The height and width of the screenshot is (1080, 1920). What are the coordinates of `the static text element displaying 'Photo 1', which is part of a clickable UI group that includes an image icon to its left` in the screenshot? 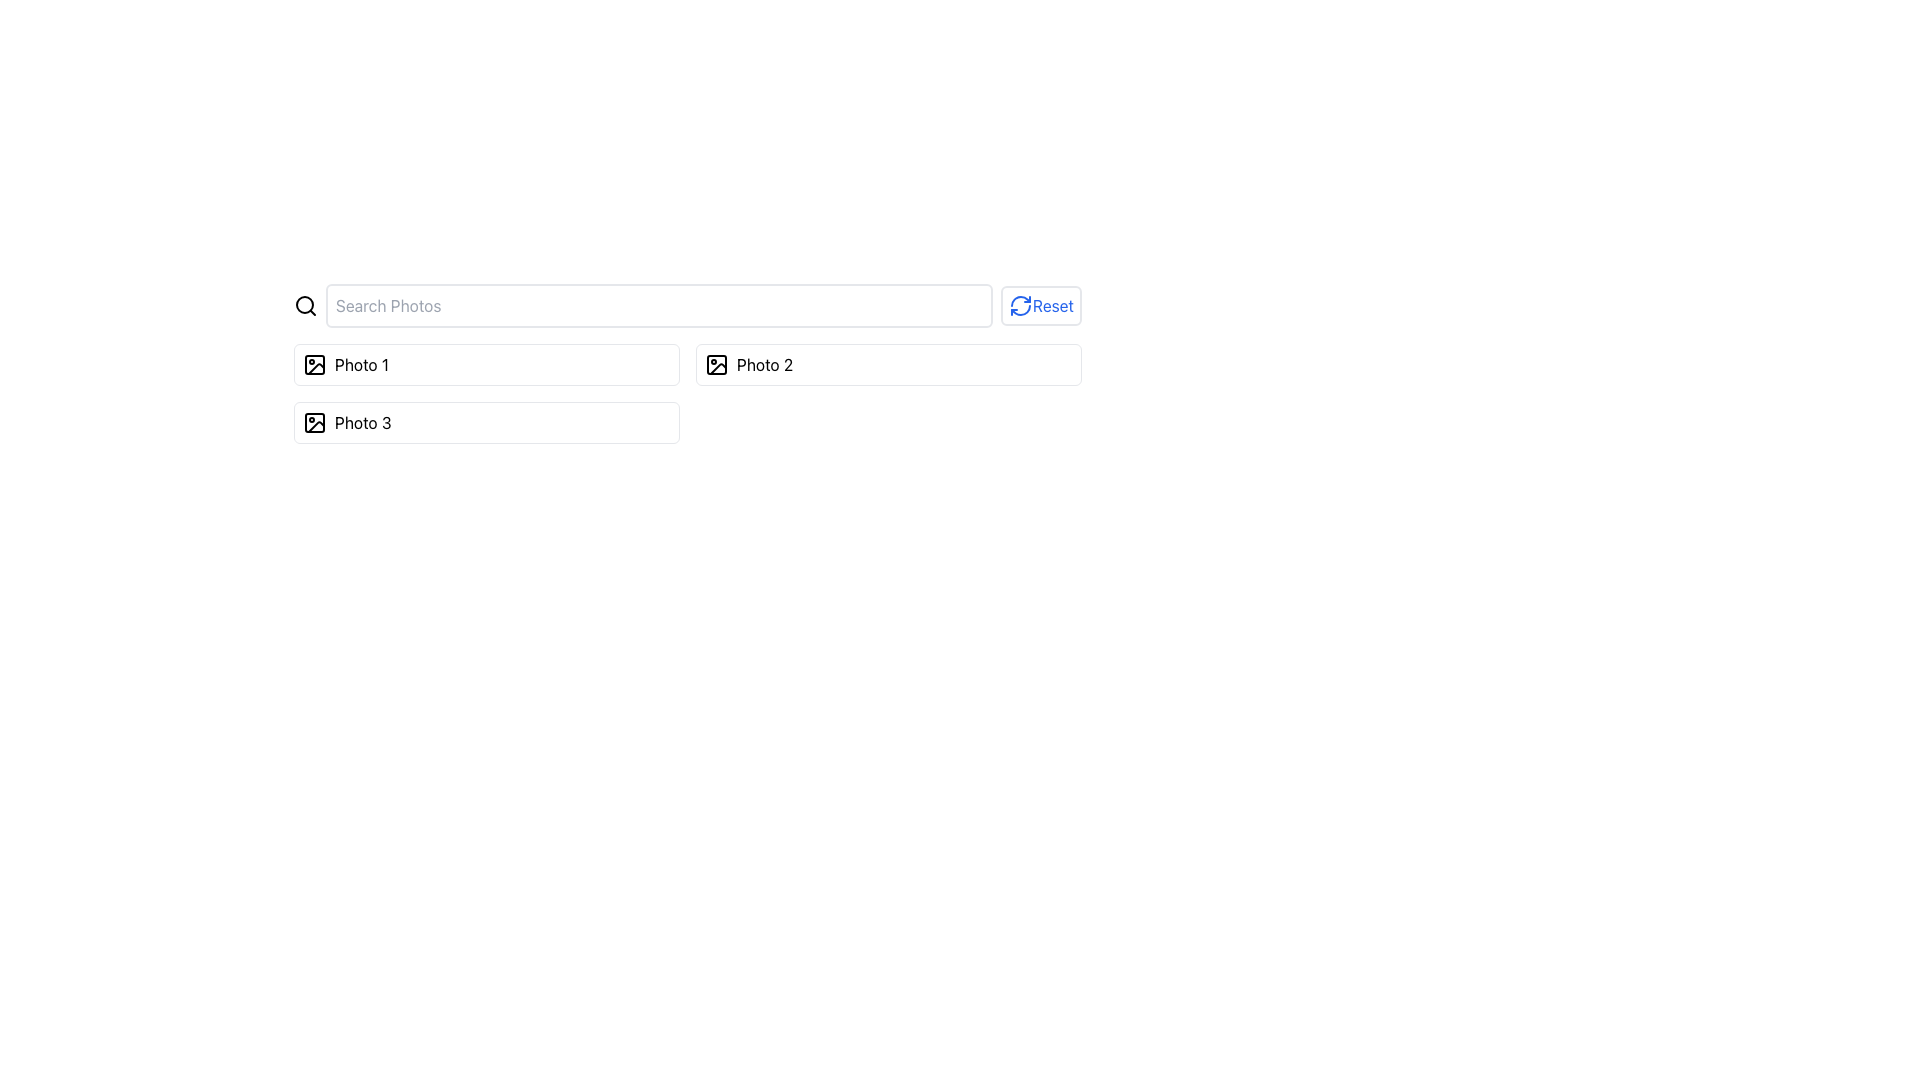 It's located at (361, 365).